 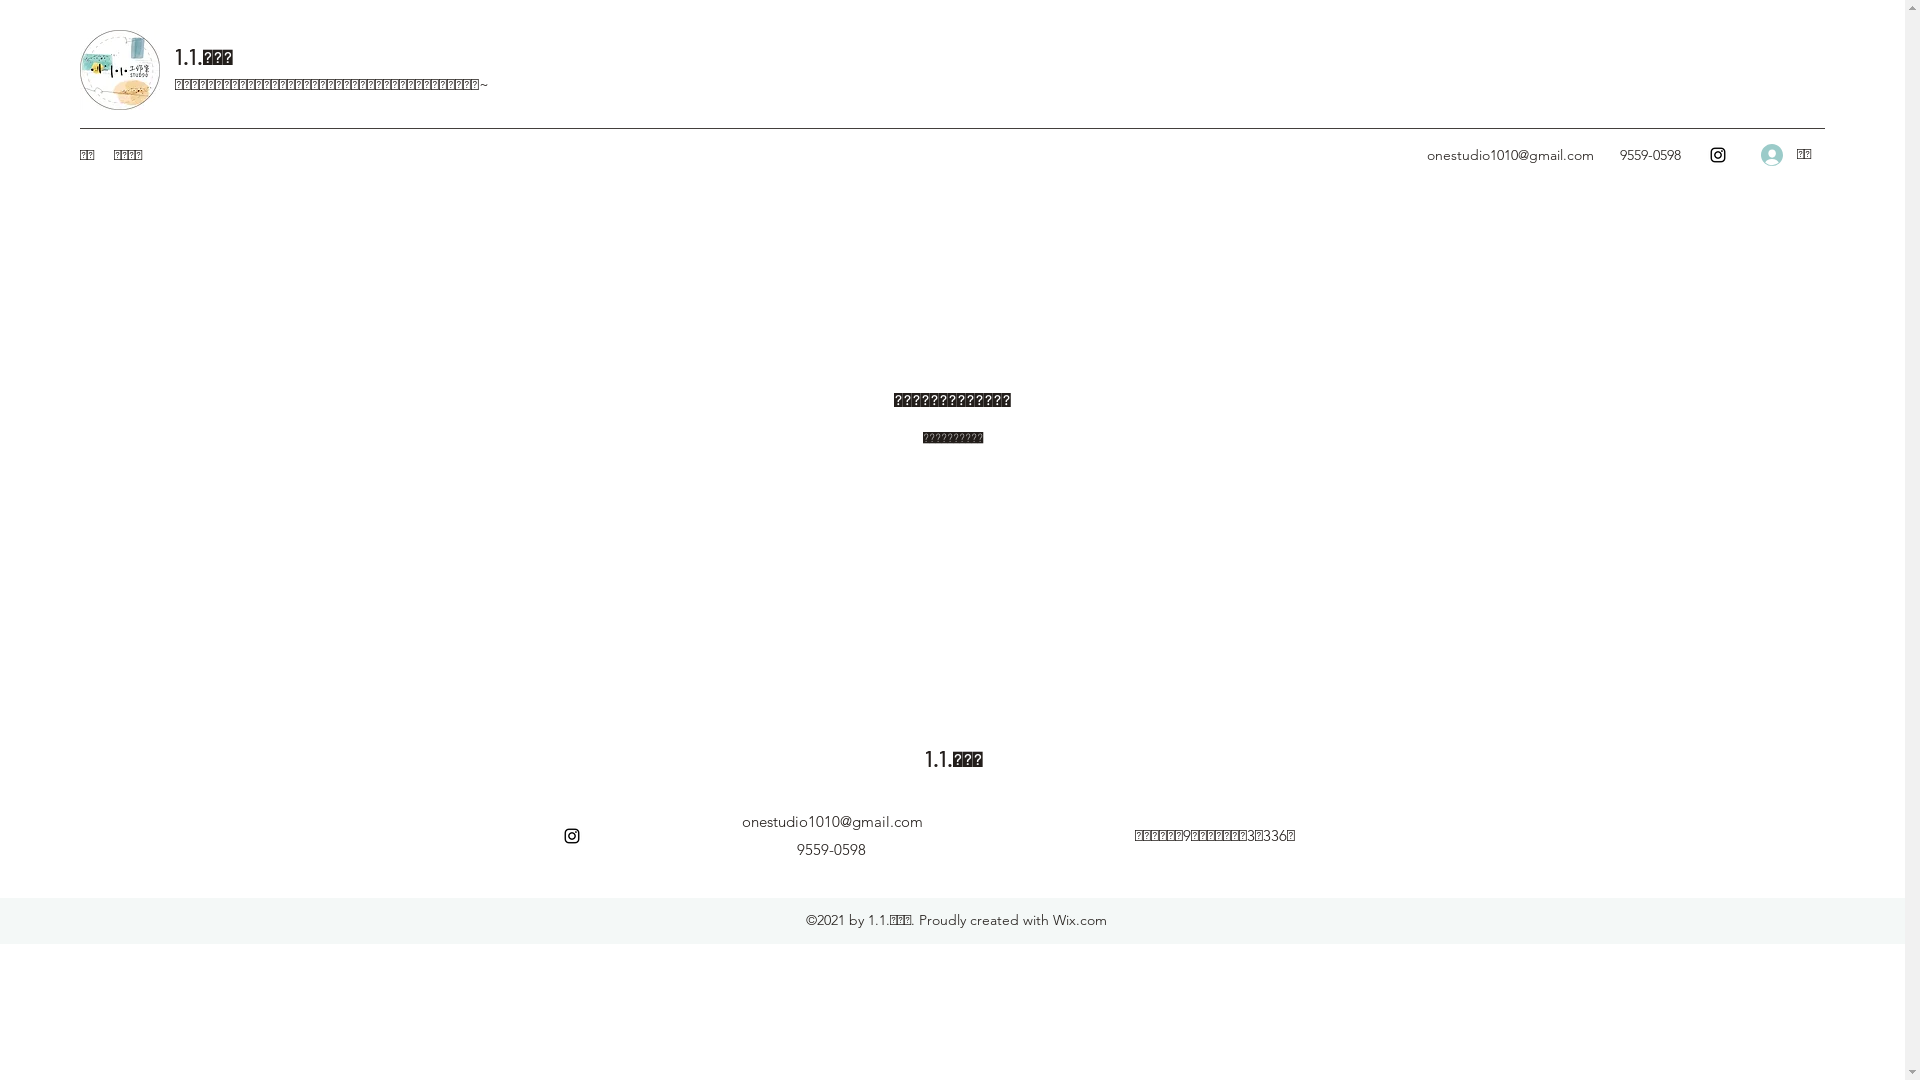 What do you see at coordinates (1510, 153) in the screenshot?
I see `'onestudio1010@gmail.com'` at bounding box center [1510, 153].